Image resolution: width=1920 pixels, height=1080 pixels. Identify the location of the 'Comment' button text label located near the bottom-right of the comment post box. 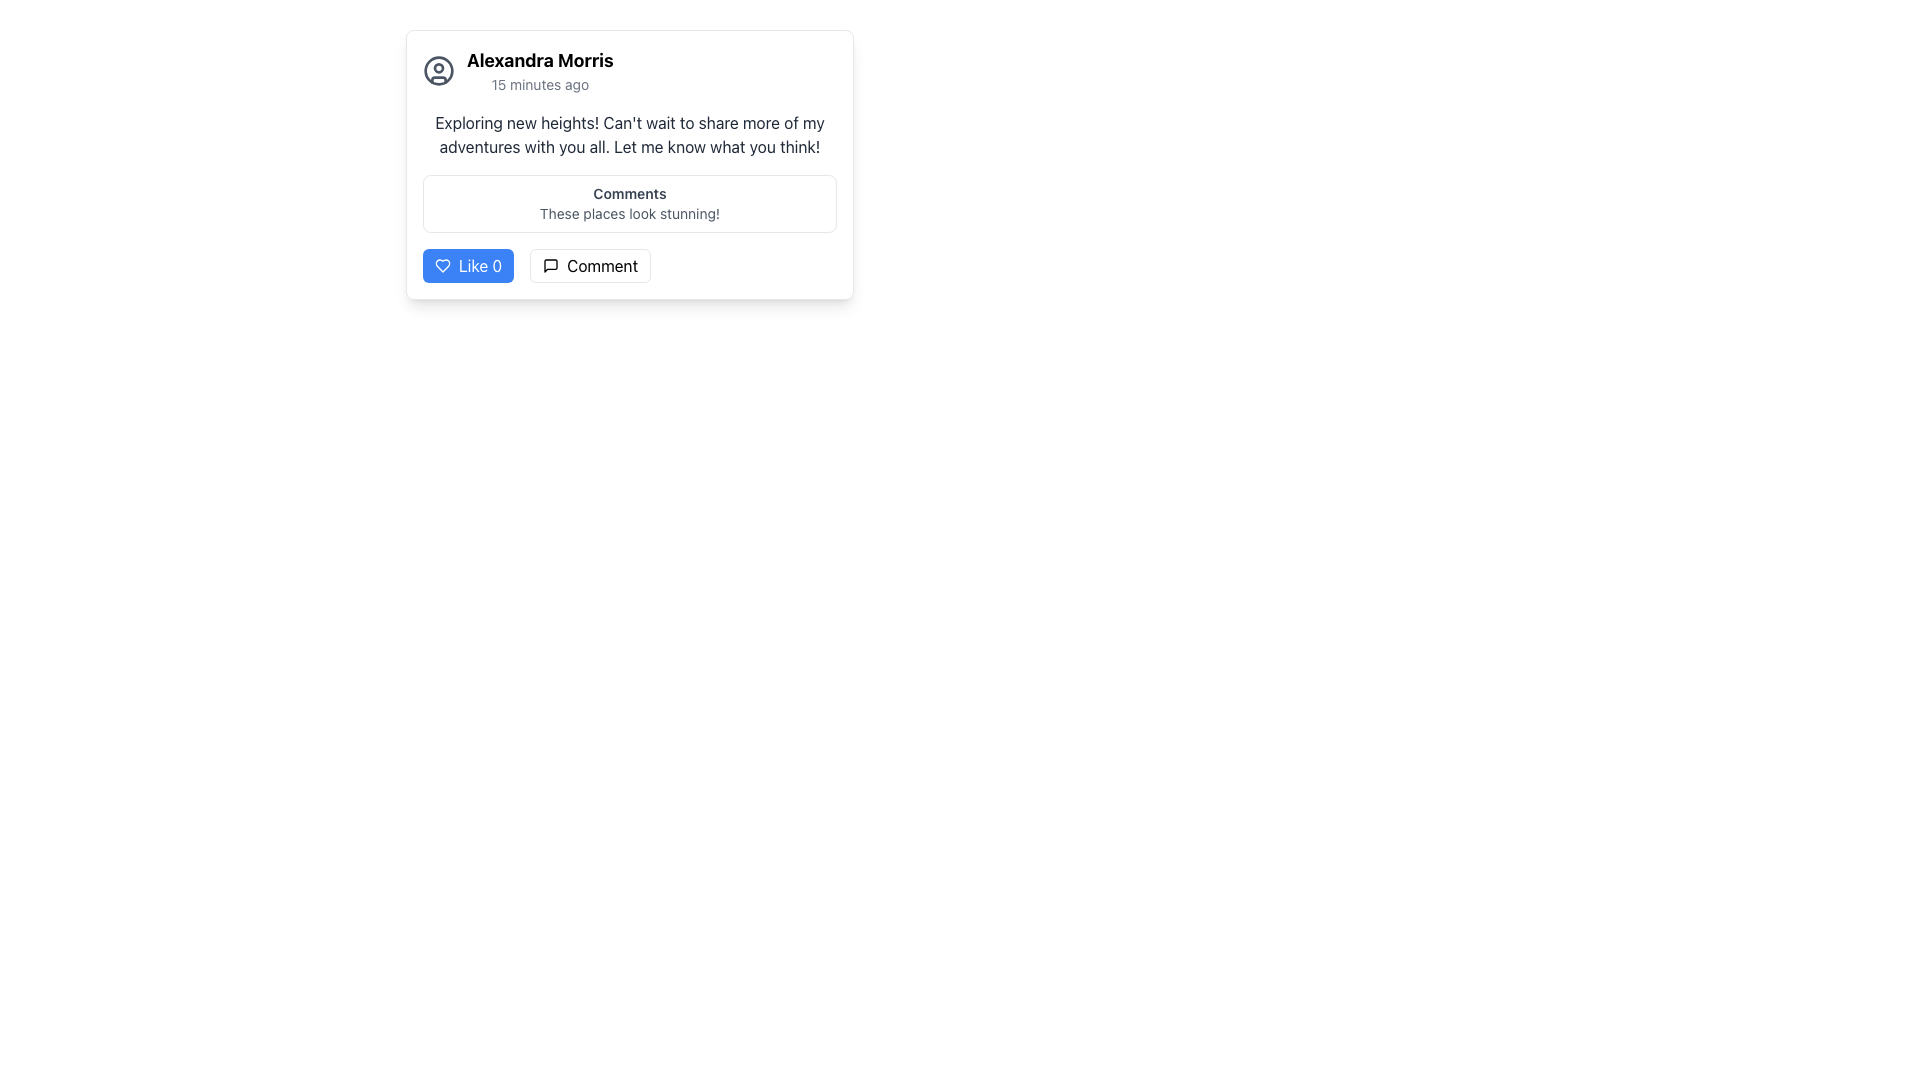
(601, 265).